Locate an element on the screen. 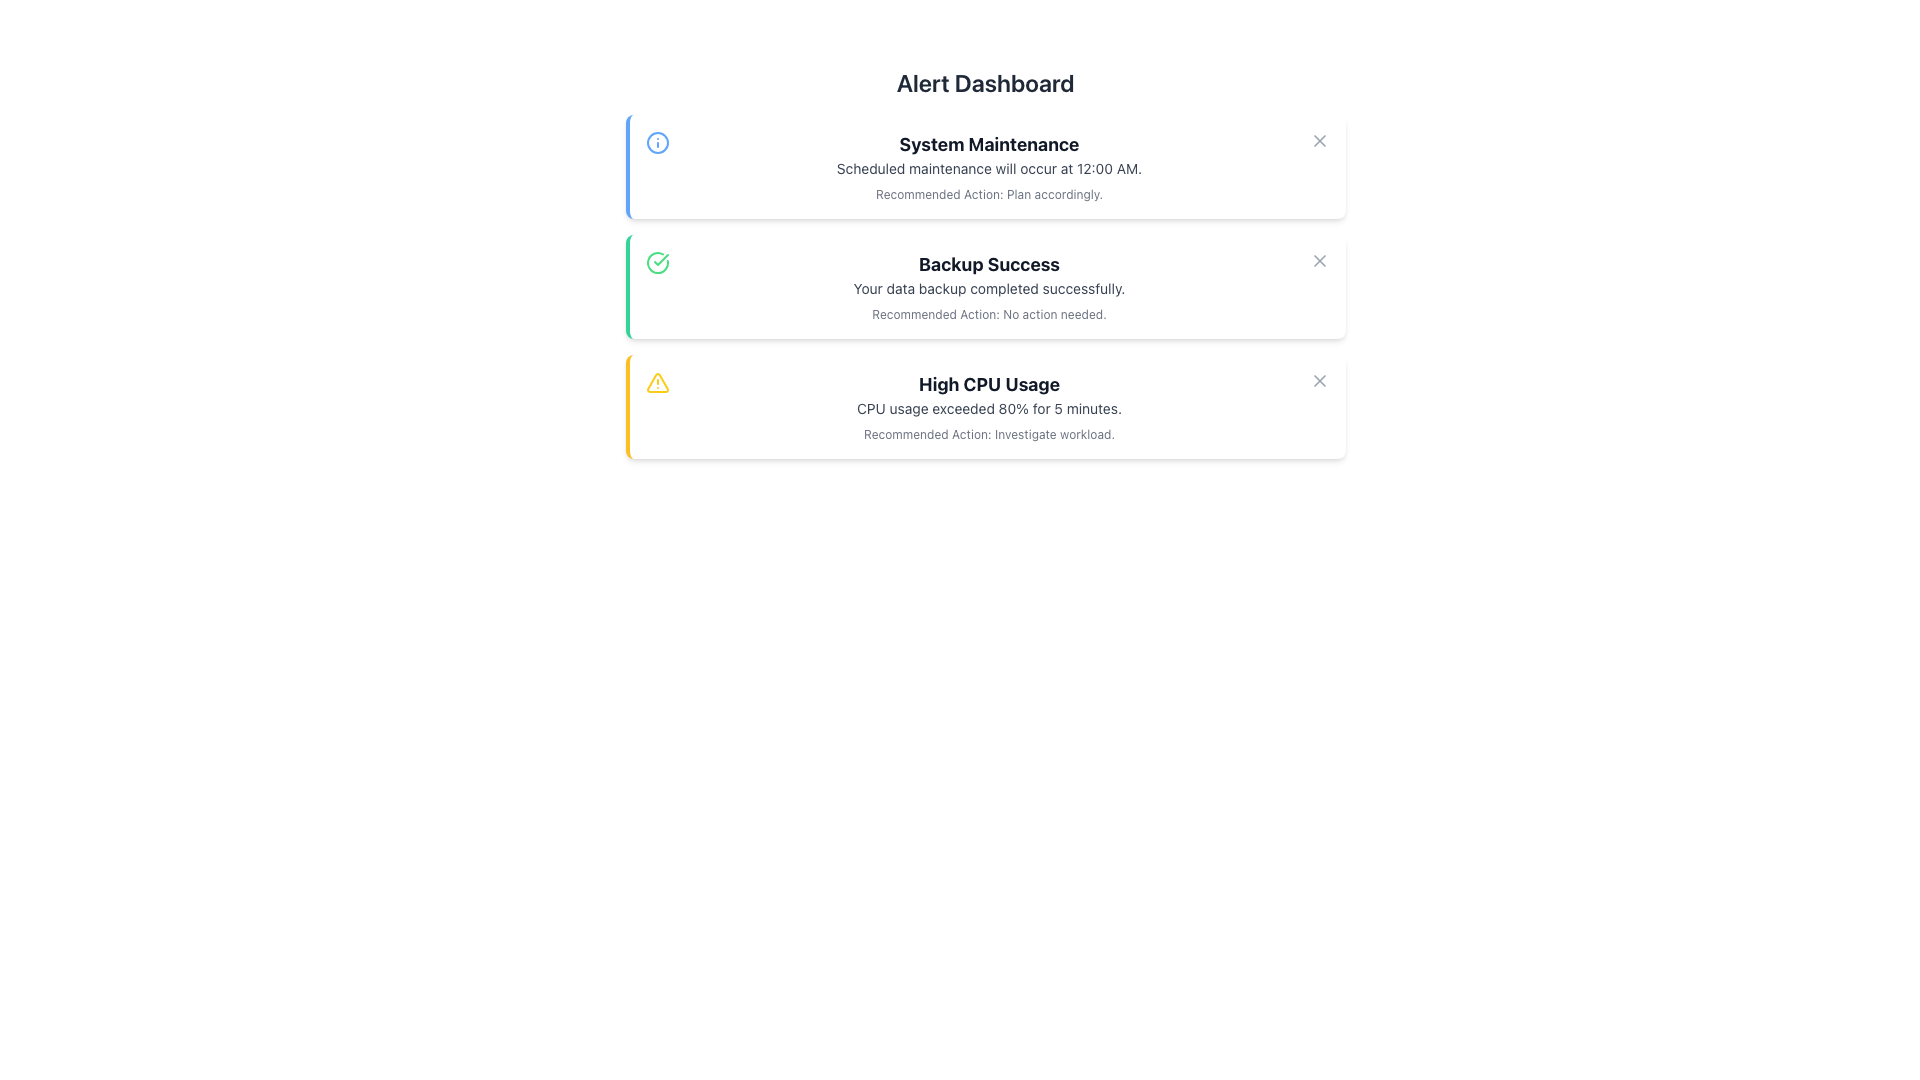  the title text of the alert message card that indicates 'System Maintenance', positioned at the top of the card is located at coordinates (989, 144).